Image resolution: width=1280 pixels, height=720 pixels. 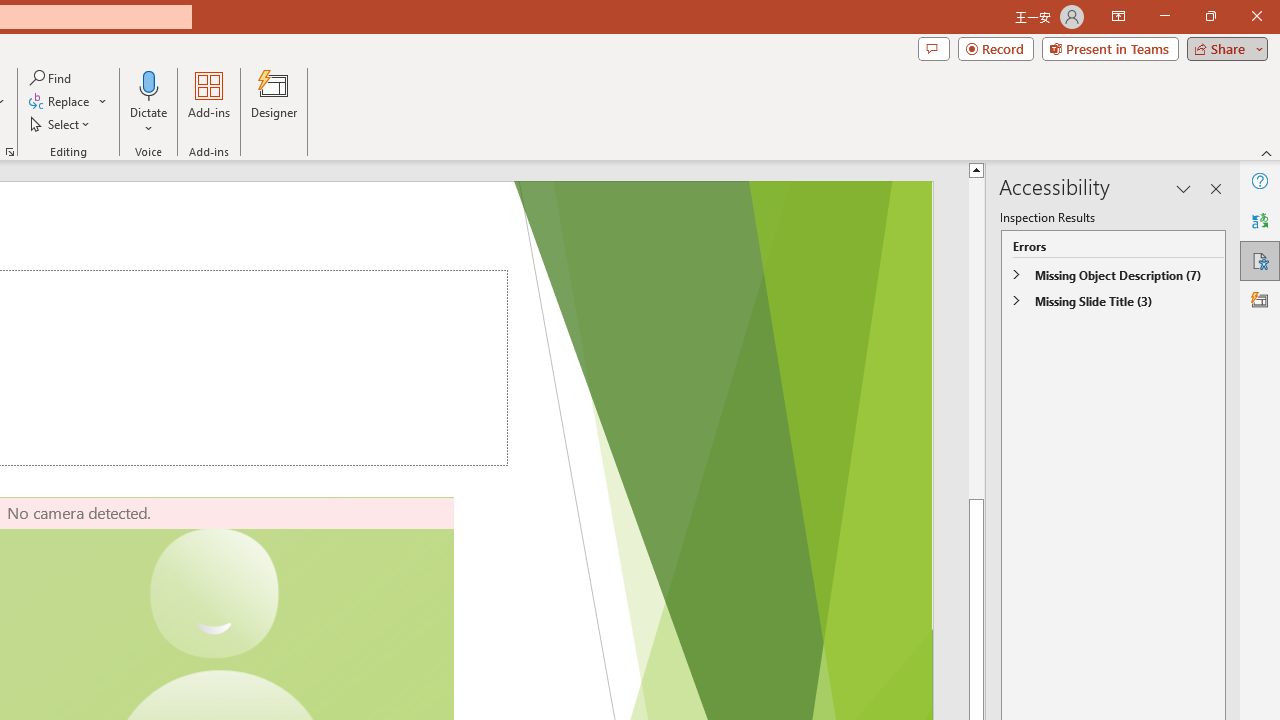 What do you see at coordinates (61, 124) in the screenshot?
I see `'Select'` at bounding box center [61, 124].